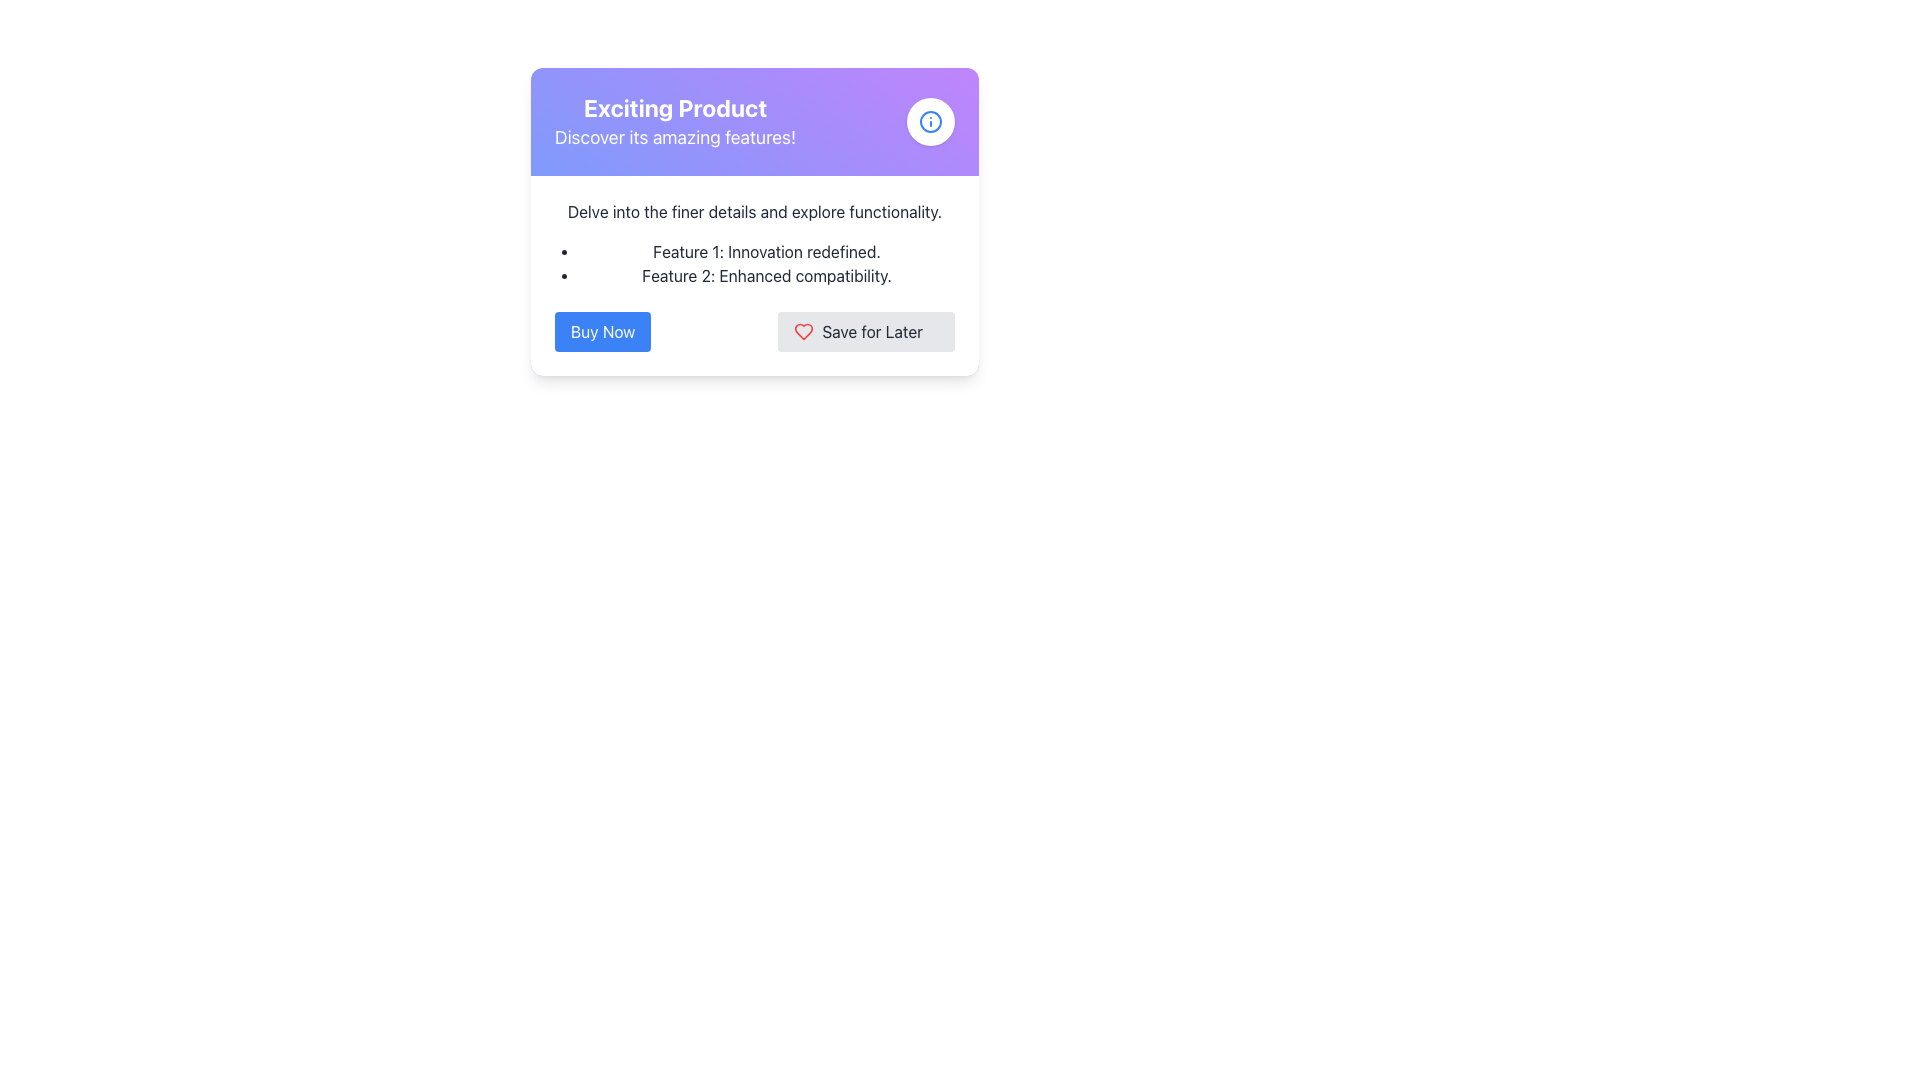  I want to click on the circular button with a white background and a blue 'i' information icon located at the top-right corner of the highlighted 'Exciting Product' section, so click(930, 122).